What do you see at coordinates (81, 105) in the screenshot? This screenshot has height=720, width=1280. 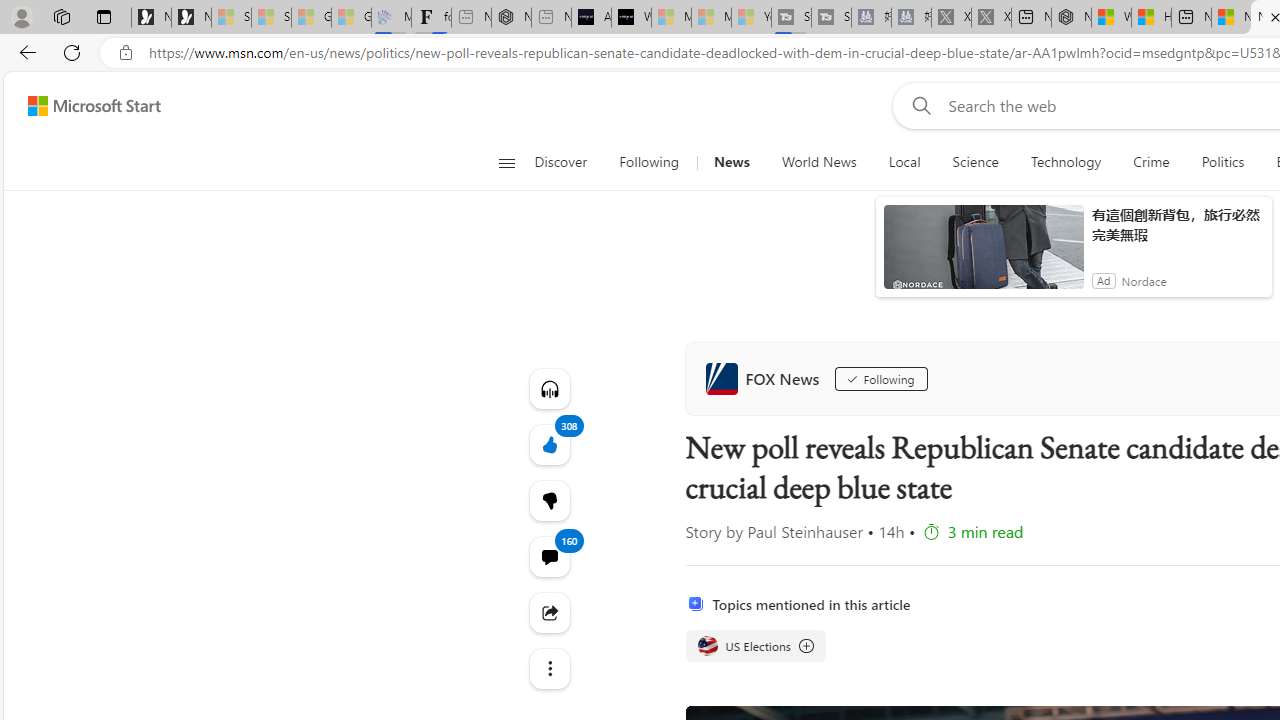 I see `'Skip to footer'` at bounding box center [81, 105].